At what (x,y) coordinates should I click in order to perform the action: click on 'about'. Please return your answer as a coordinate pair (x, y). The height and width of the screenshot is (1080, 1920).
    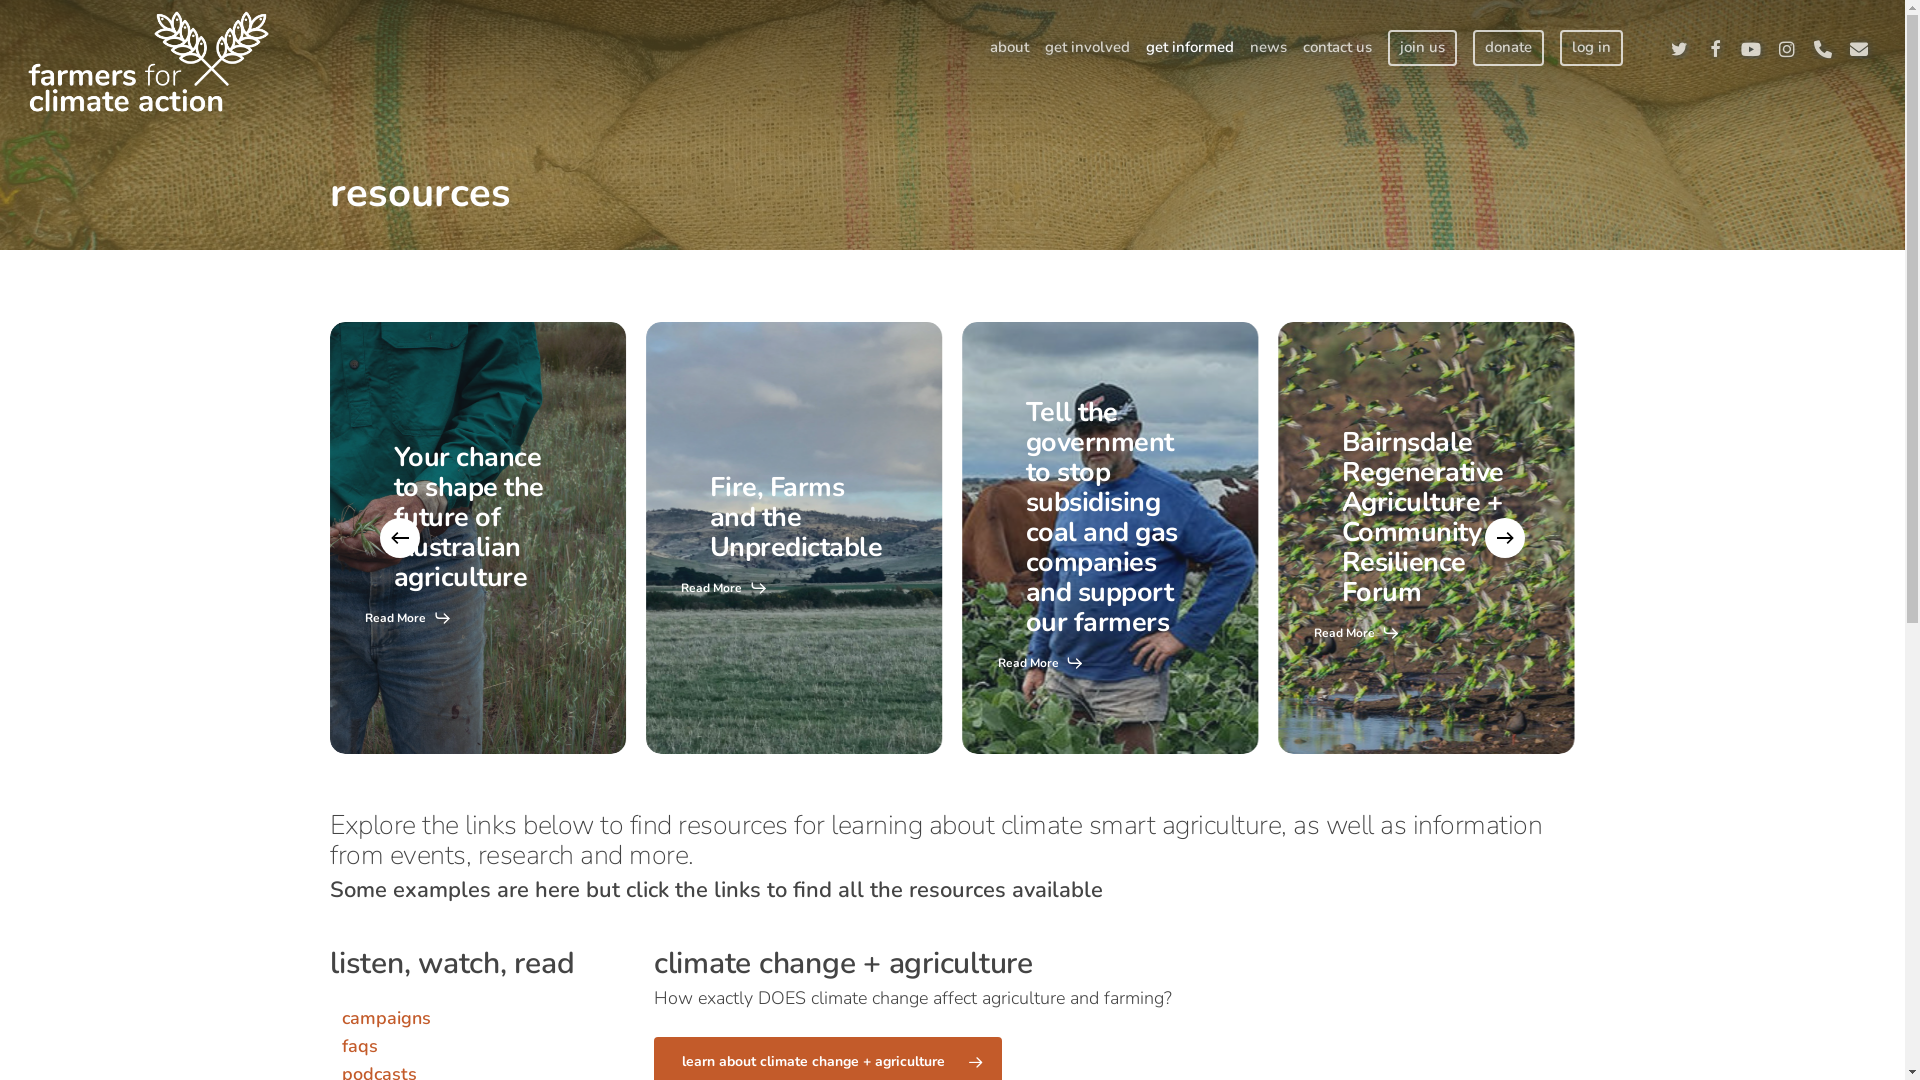
    Looking at the image, I should click on (1009, 46).